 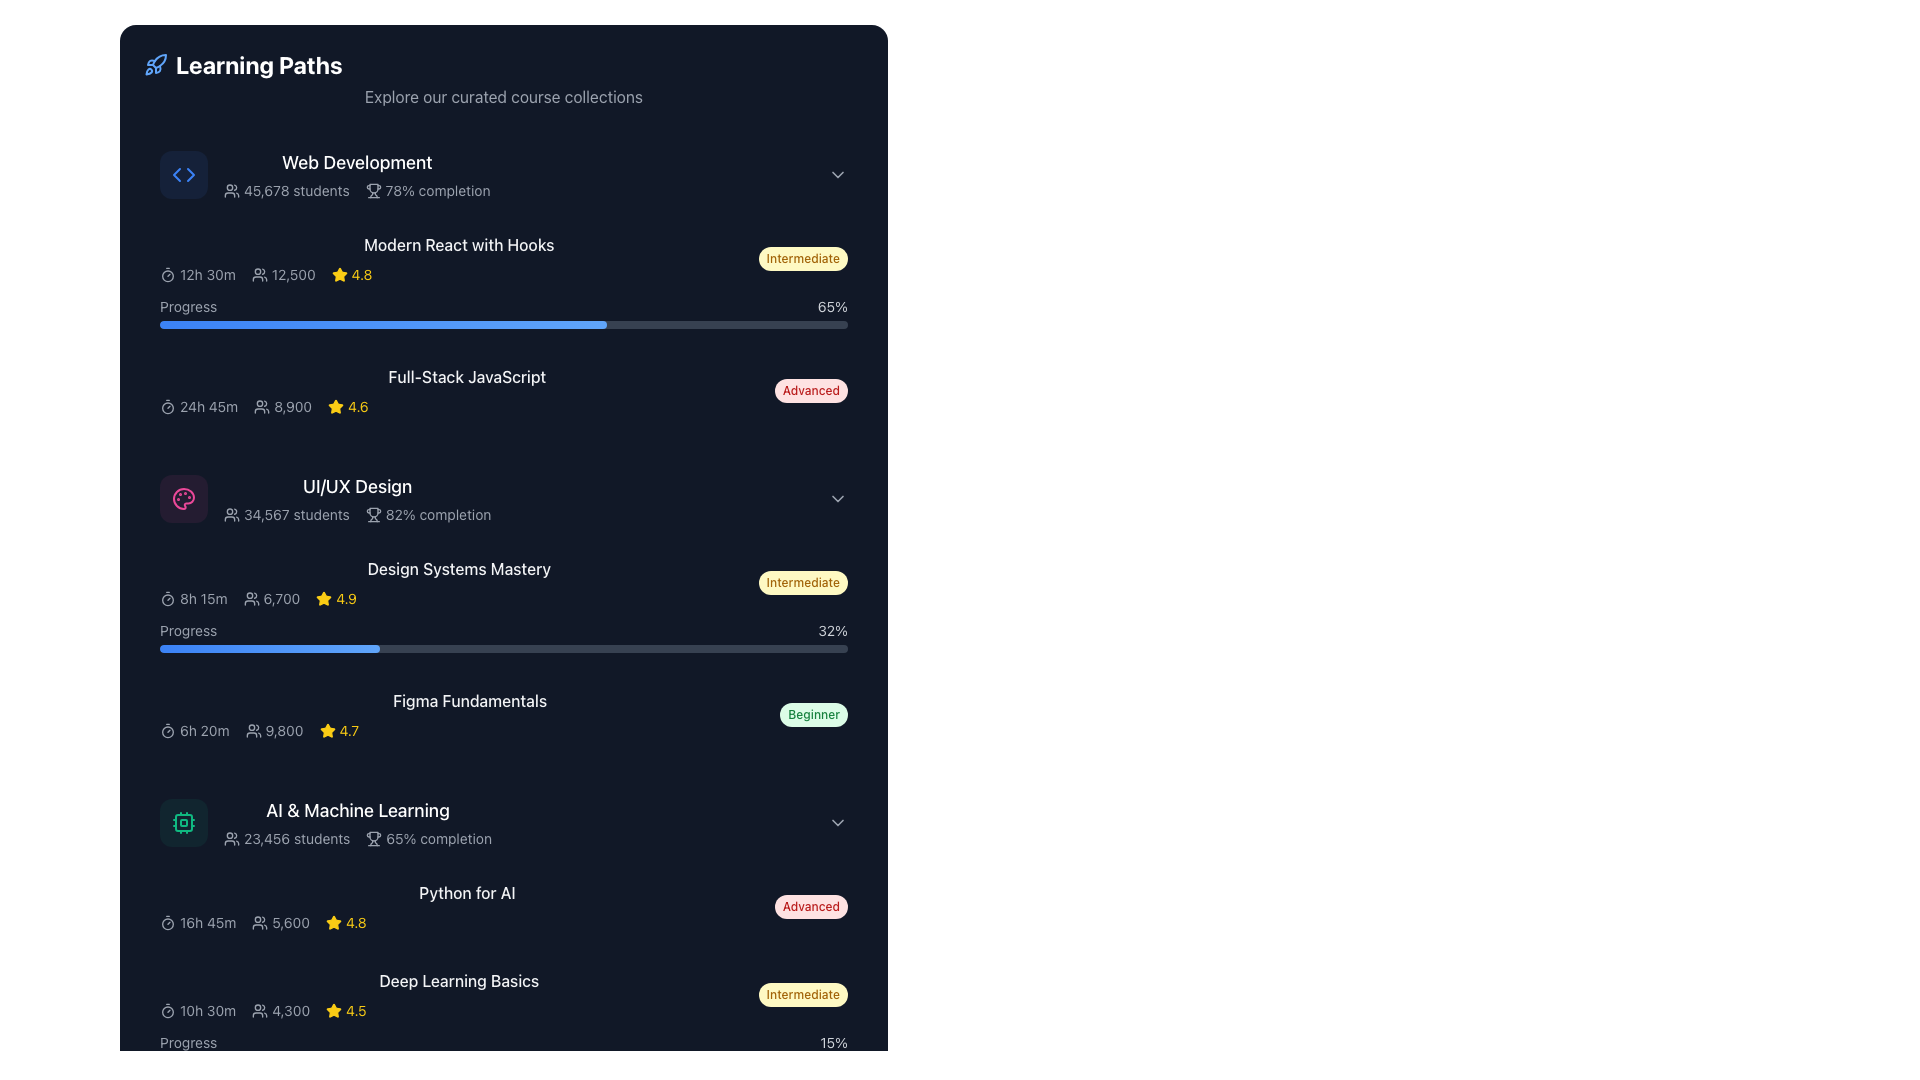 What do you see at coordinates (504, 713) in the screenshot?
I see `the Course overview card located in the learning paths interface, which provides metadata such as title, duration, rating, student count, and difficulty level` at bounding box center [504, 713].